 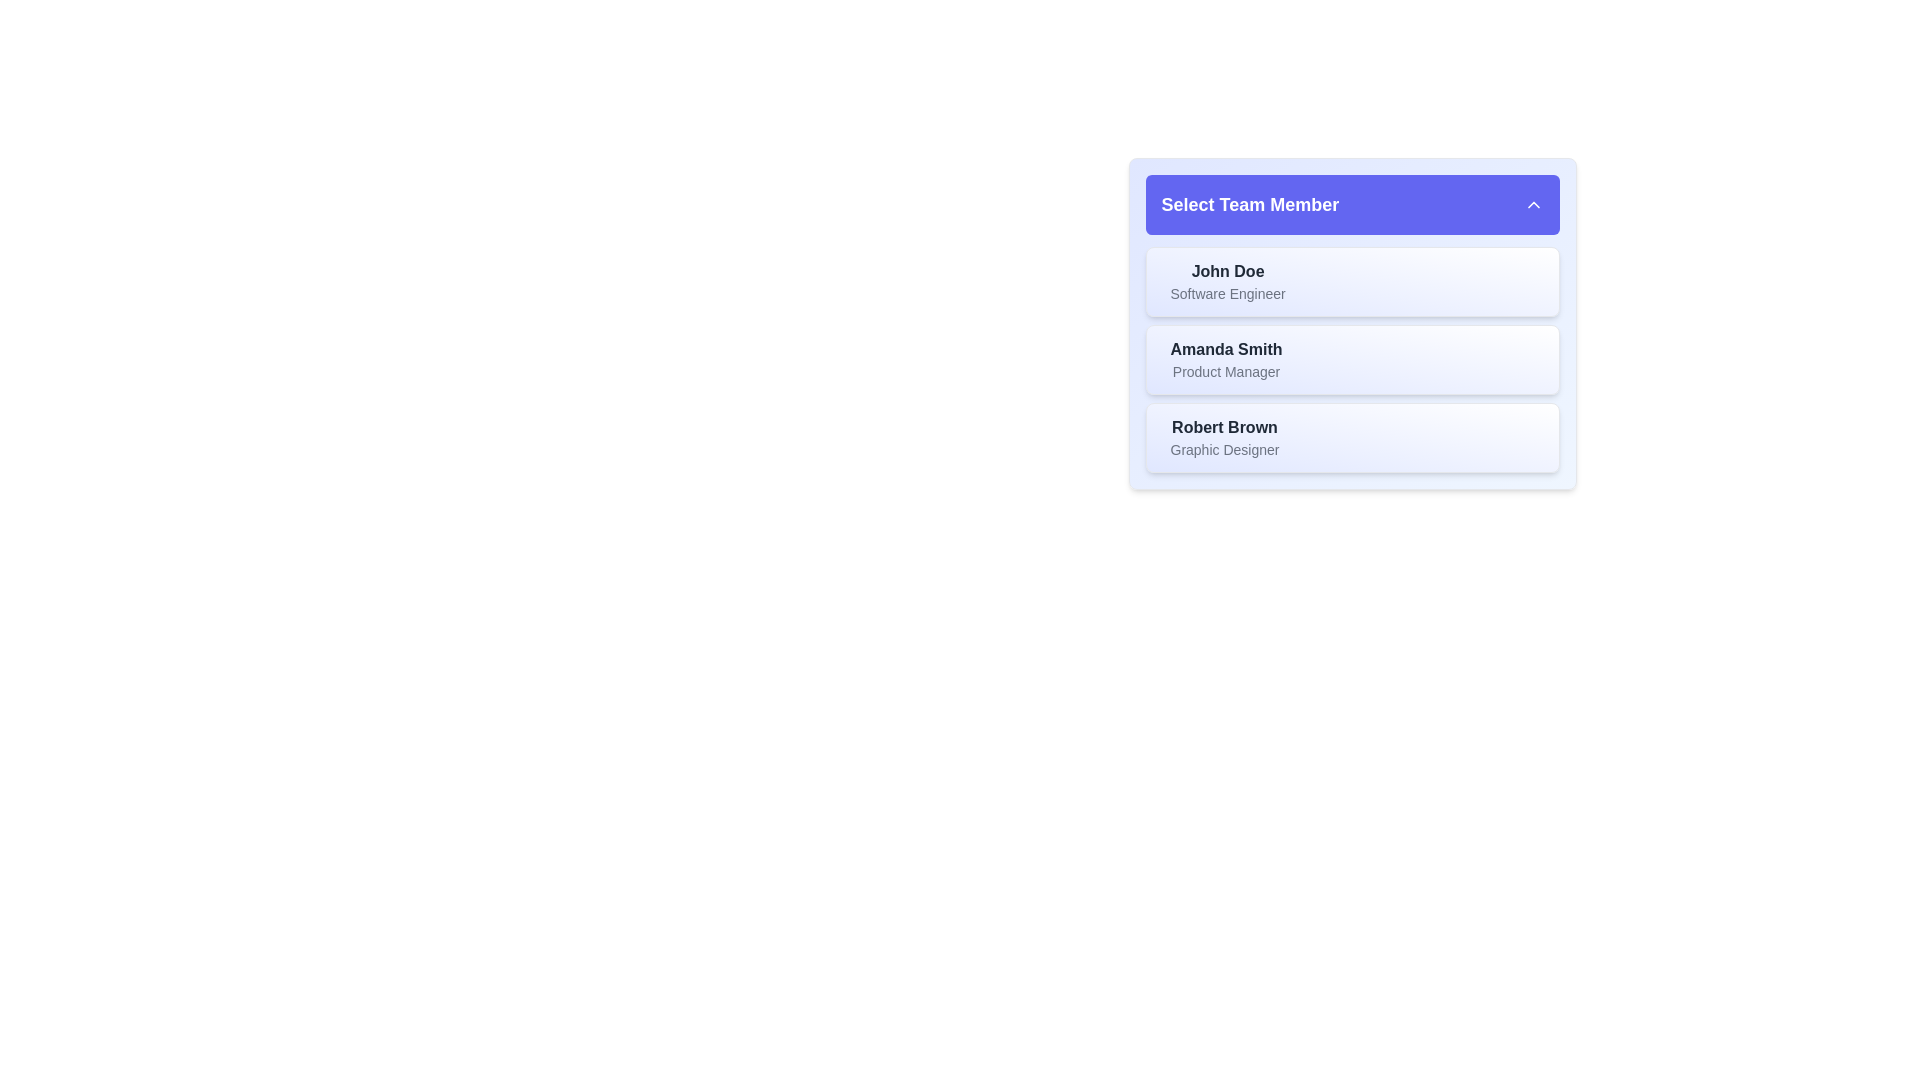 I want to click on the list item displaying 'Amanda Smith', so click(x=1352, y=358).